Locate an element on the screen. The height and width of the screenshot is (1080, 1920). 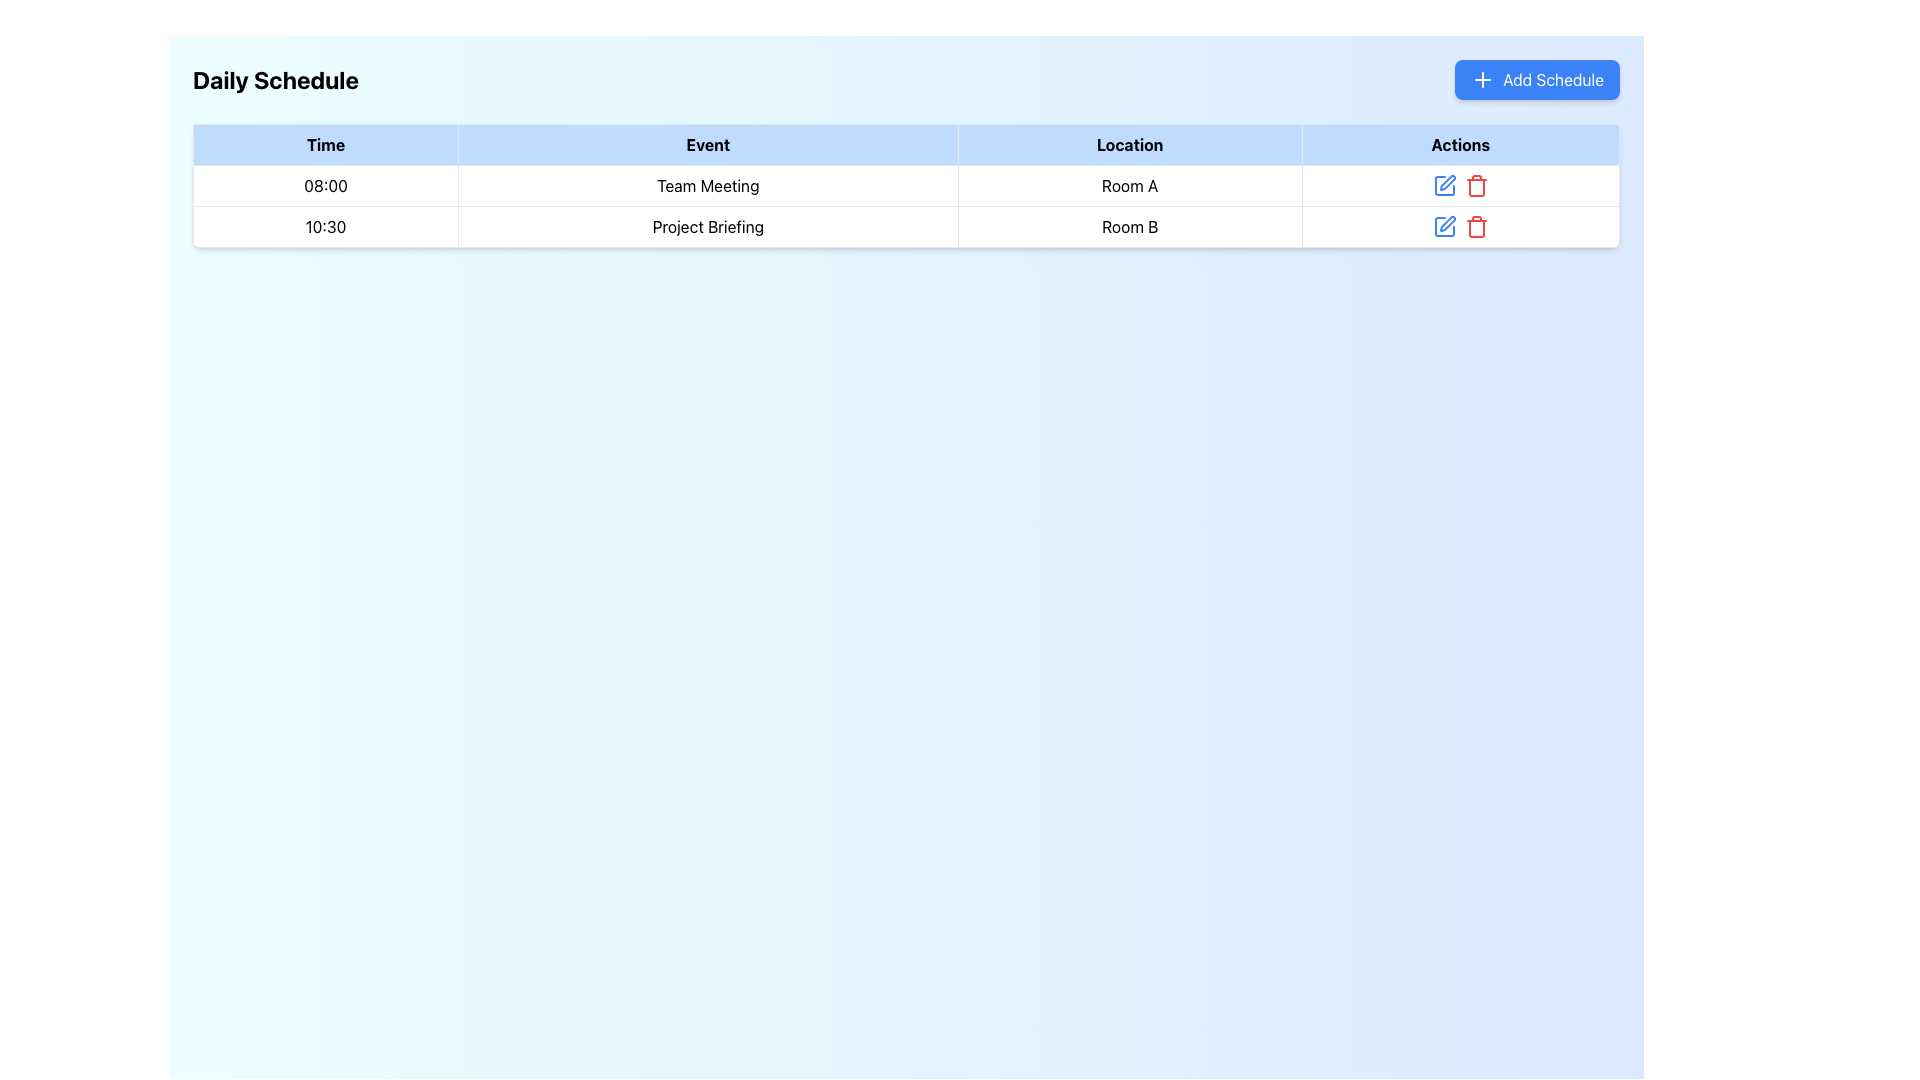
the Edit icon located in the Actions column of the first row in the table to initiate the edit action is located at coordinates (1444, 185).